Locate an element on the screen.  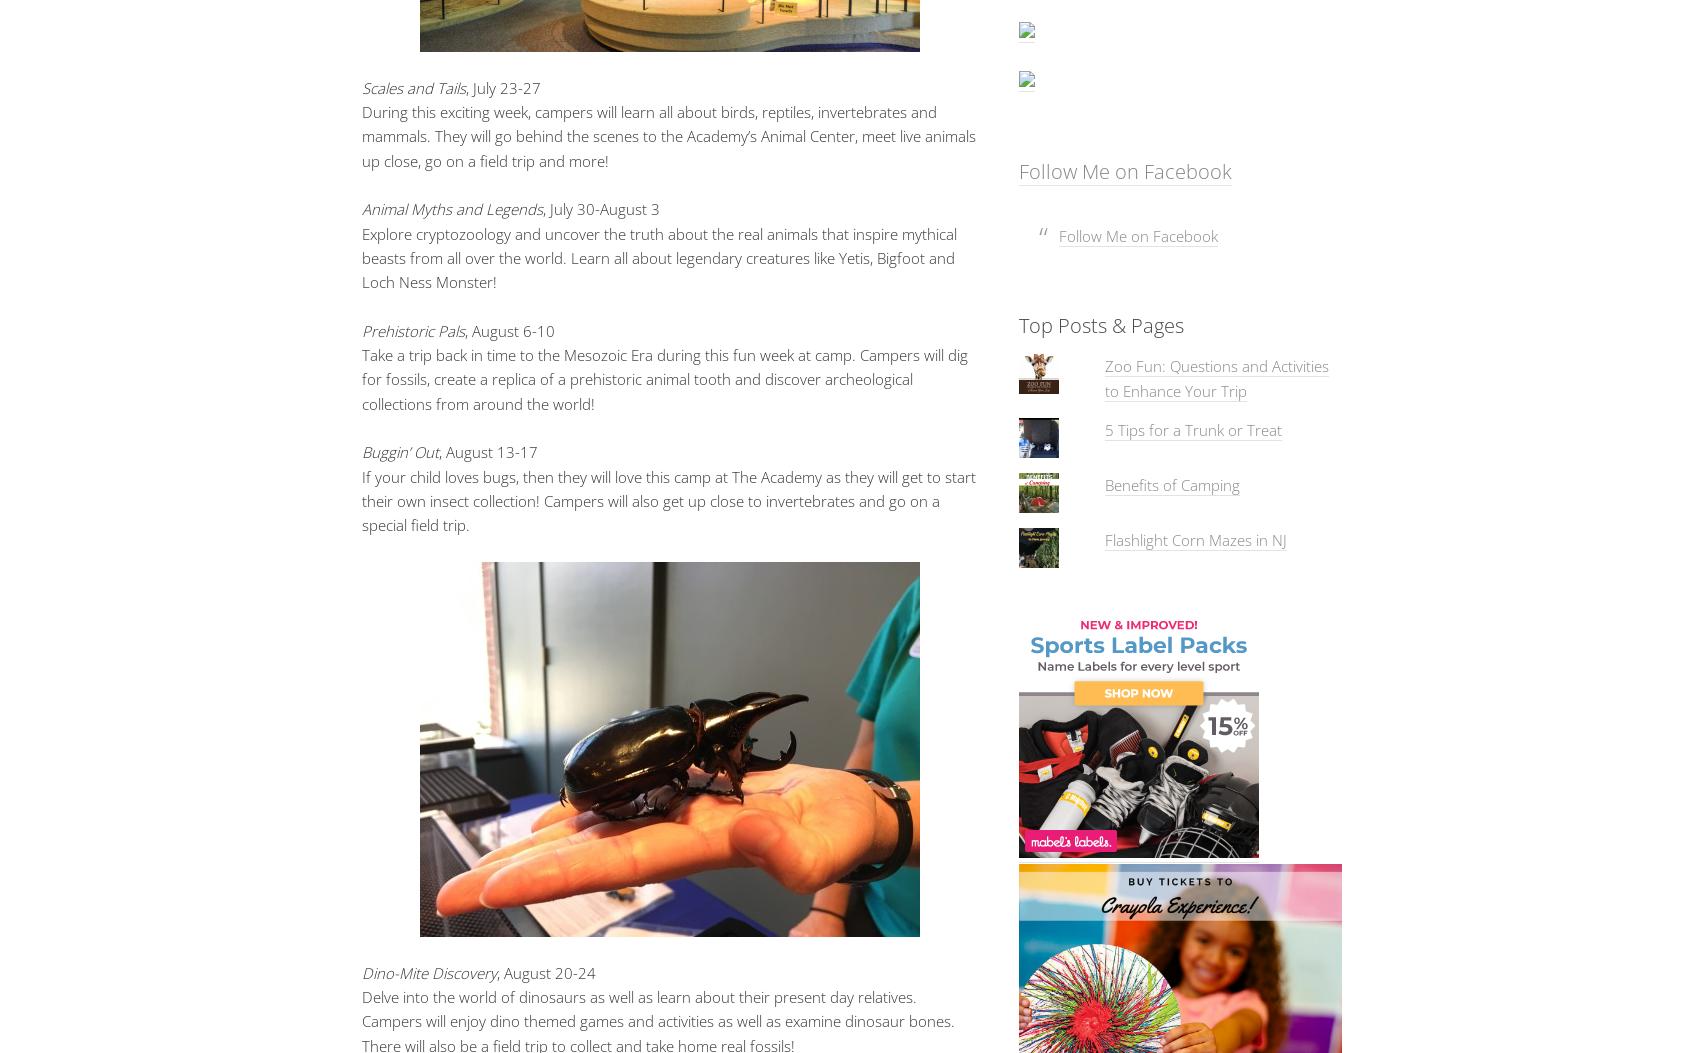
'5 Tips for a Trunk or Treat' is located at coordinates (1191, 428).